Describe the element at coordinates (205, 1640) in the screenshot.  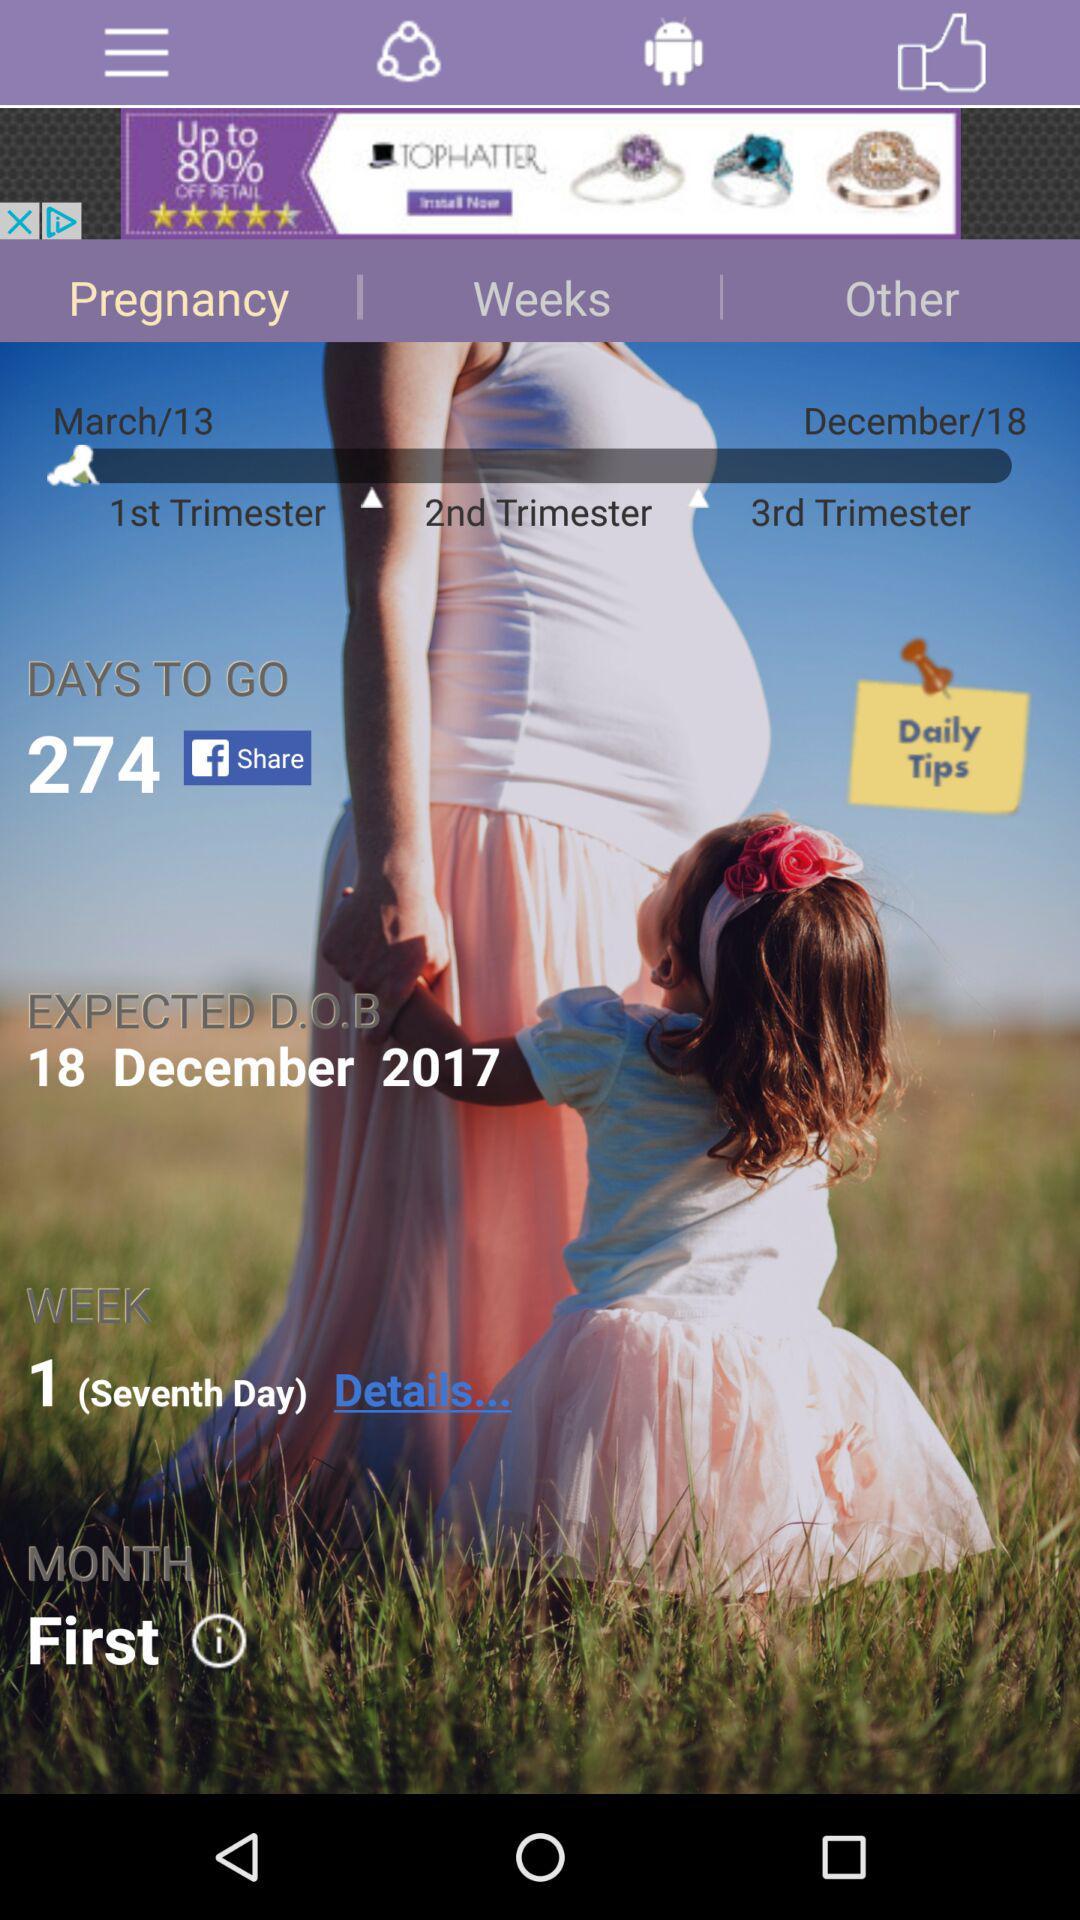
I see `option` at that location.